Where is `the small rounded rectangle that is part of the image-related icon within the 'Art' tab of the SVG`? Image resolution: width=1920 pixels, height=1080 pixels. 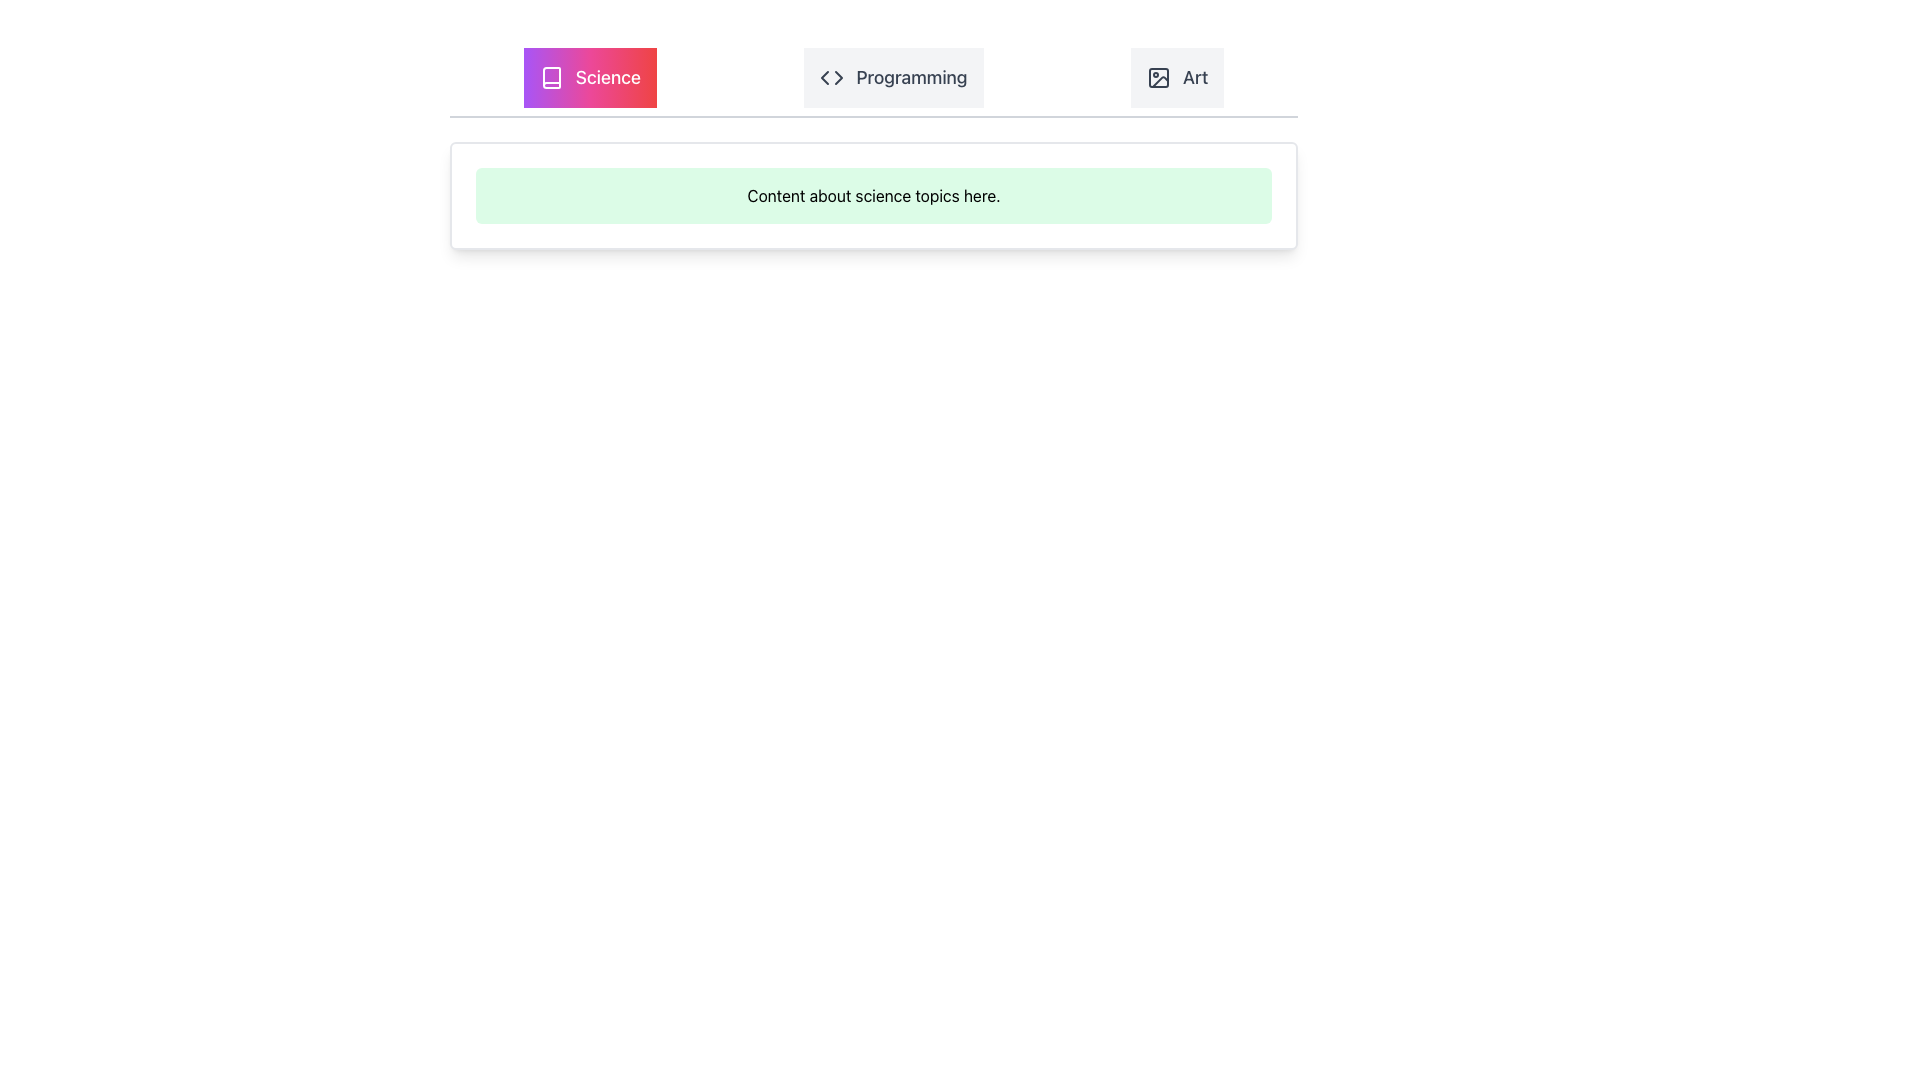 the small rounded rectangle that is part of the image-related icon within the 'Art' tab of the SVG is located at coordinates (1158, 76).